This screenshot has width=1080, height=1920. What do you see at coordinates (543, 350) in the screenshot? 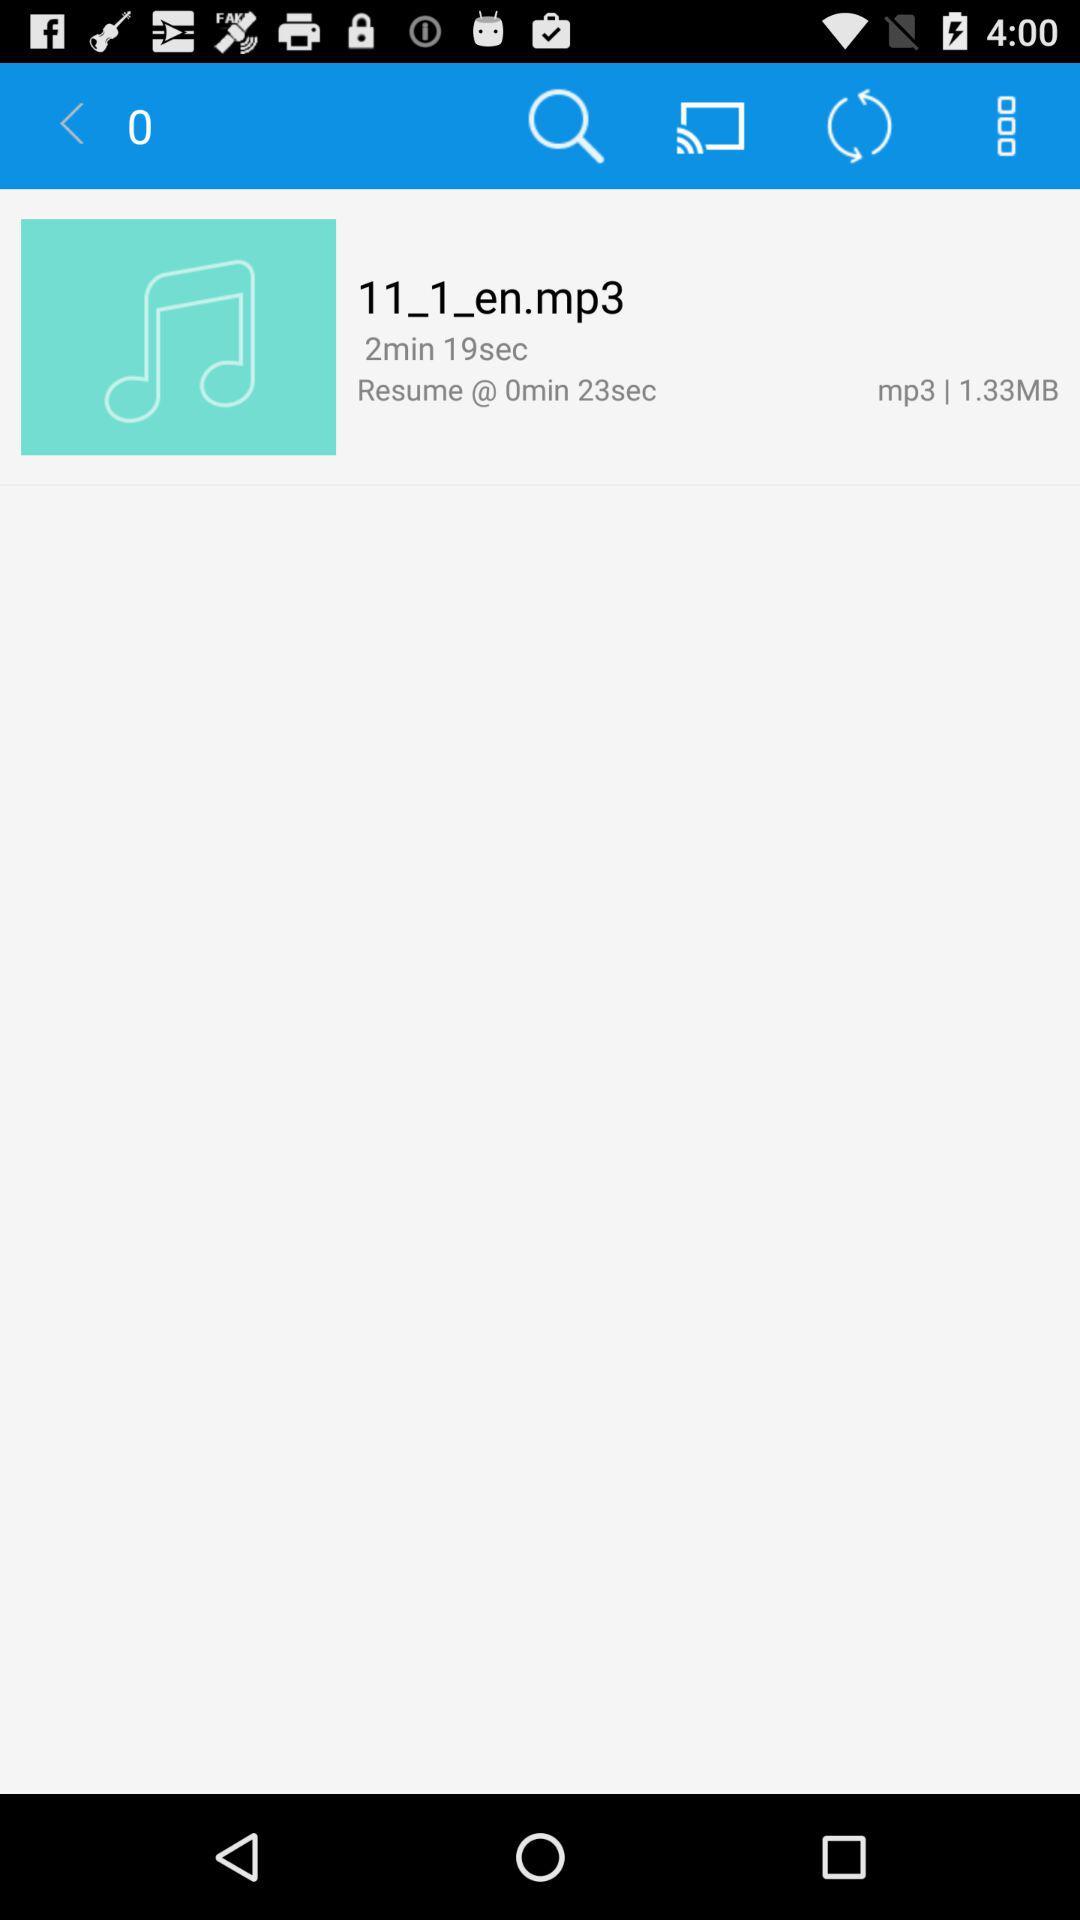
I see `the icon to the right of  2min 19sec icon` at bounding box center [543, 350].